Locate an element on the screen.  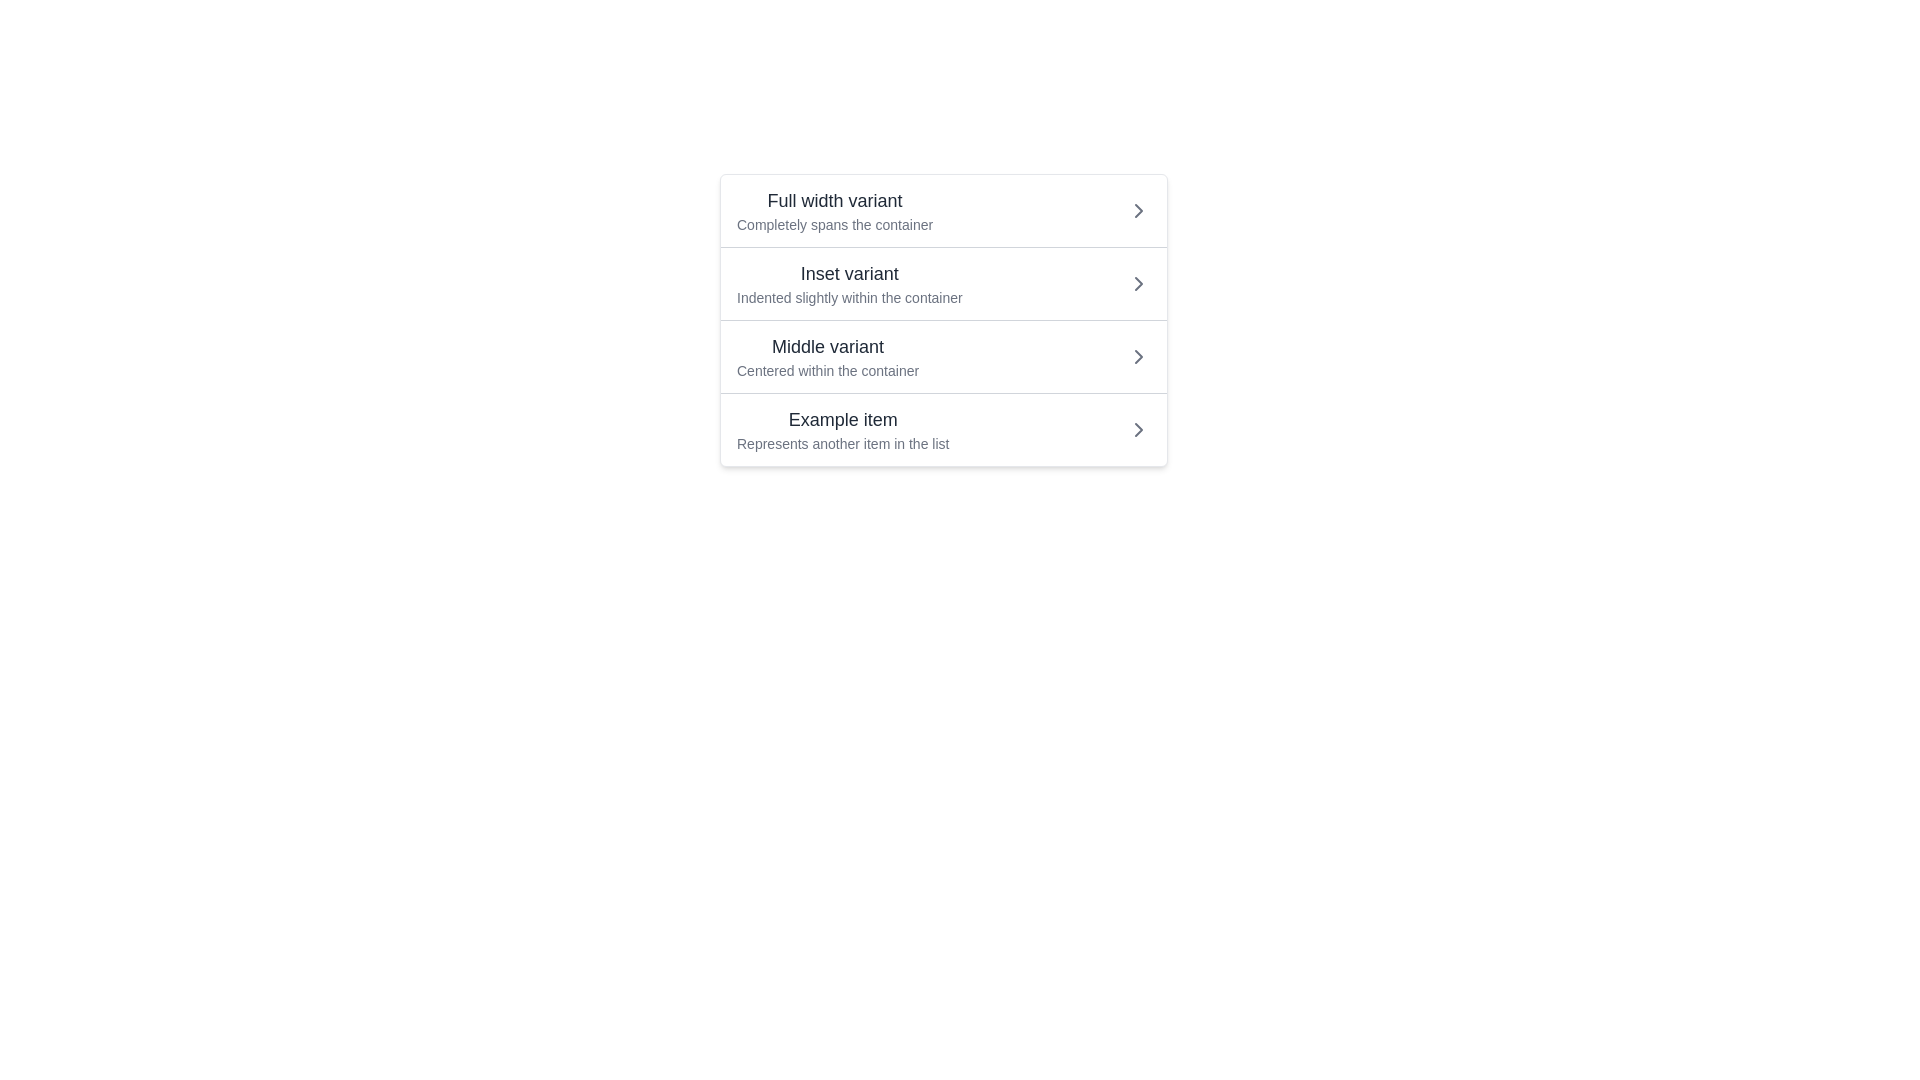
the right-pointing gray chevron icon located at the far-right end of the 'Middle variant' section is located at coordinates (1138, 356).